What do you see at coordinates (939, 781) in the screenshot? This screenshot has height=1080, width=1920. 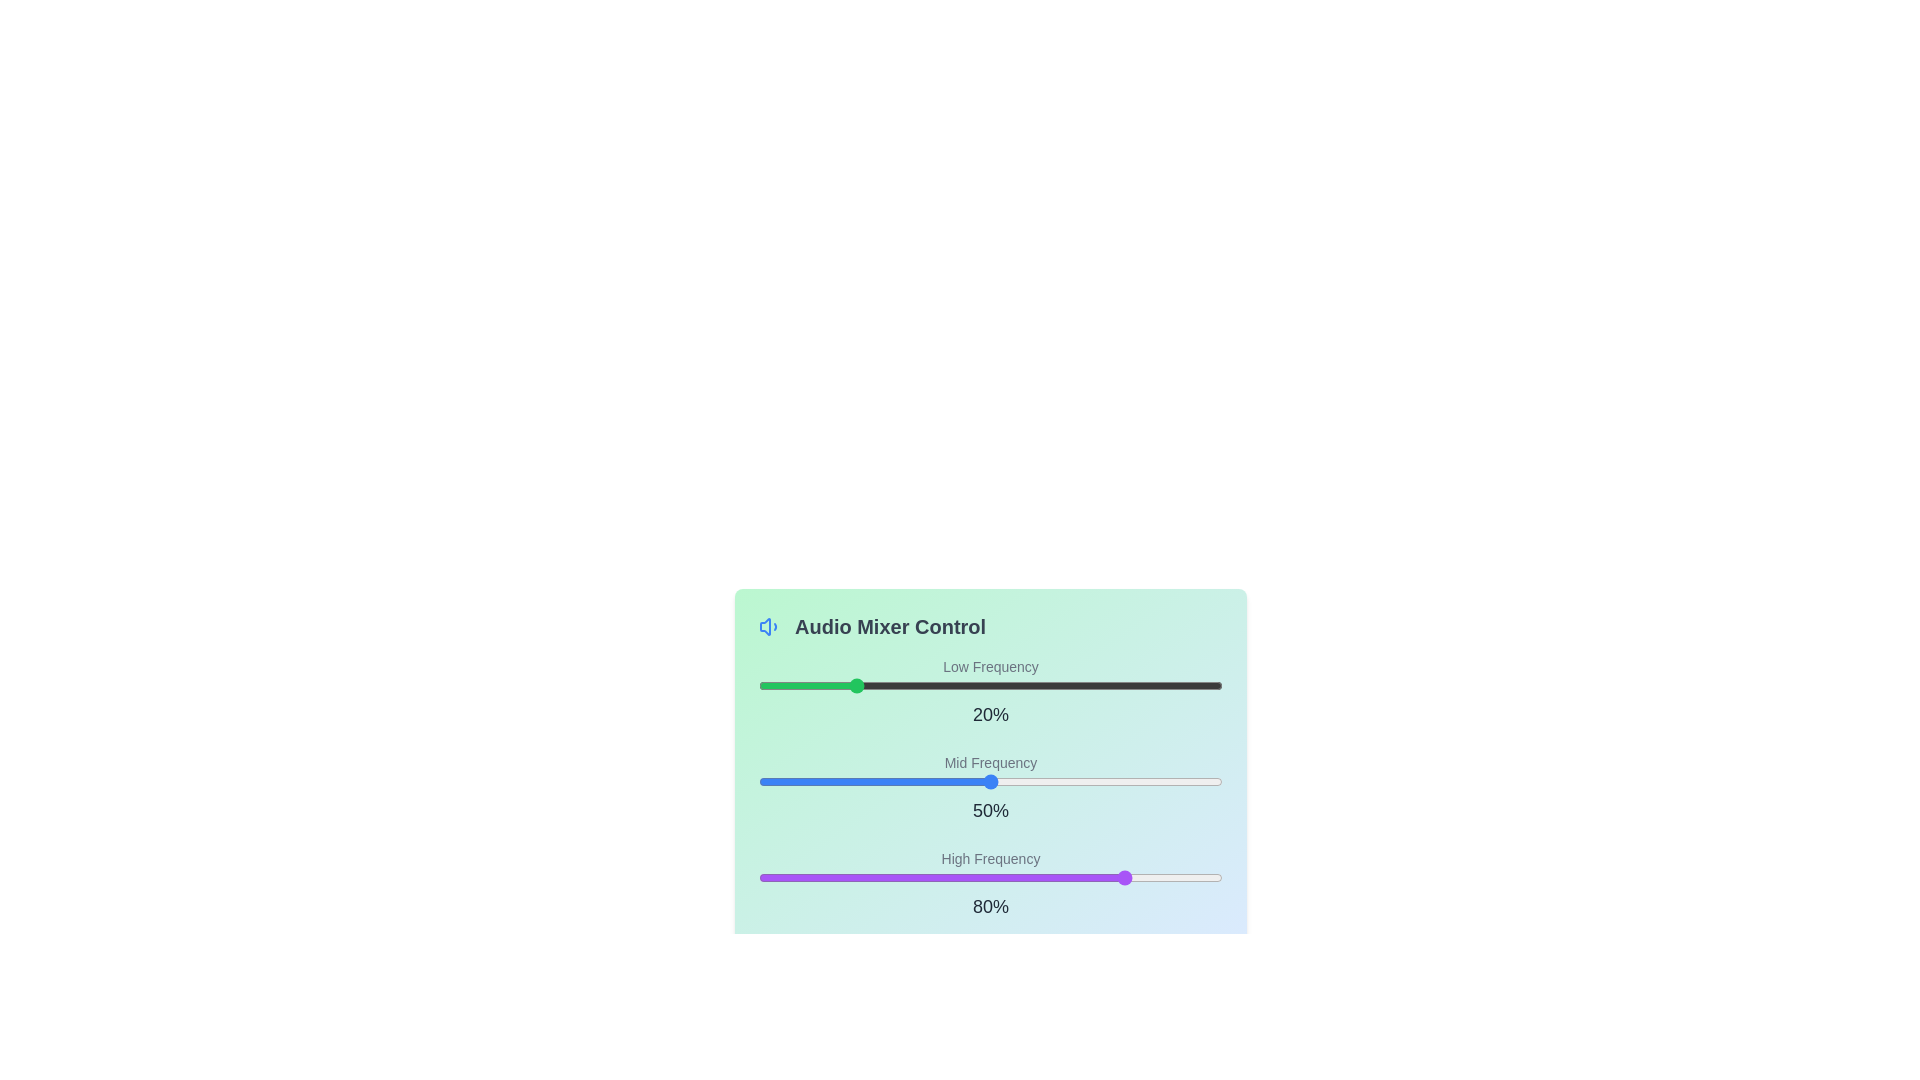 I see `the 'Mid Frequency' slider` at bounding box center [939, 781].